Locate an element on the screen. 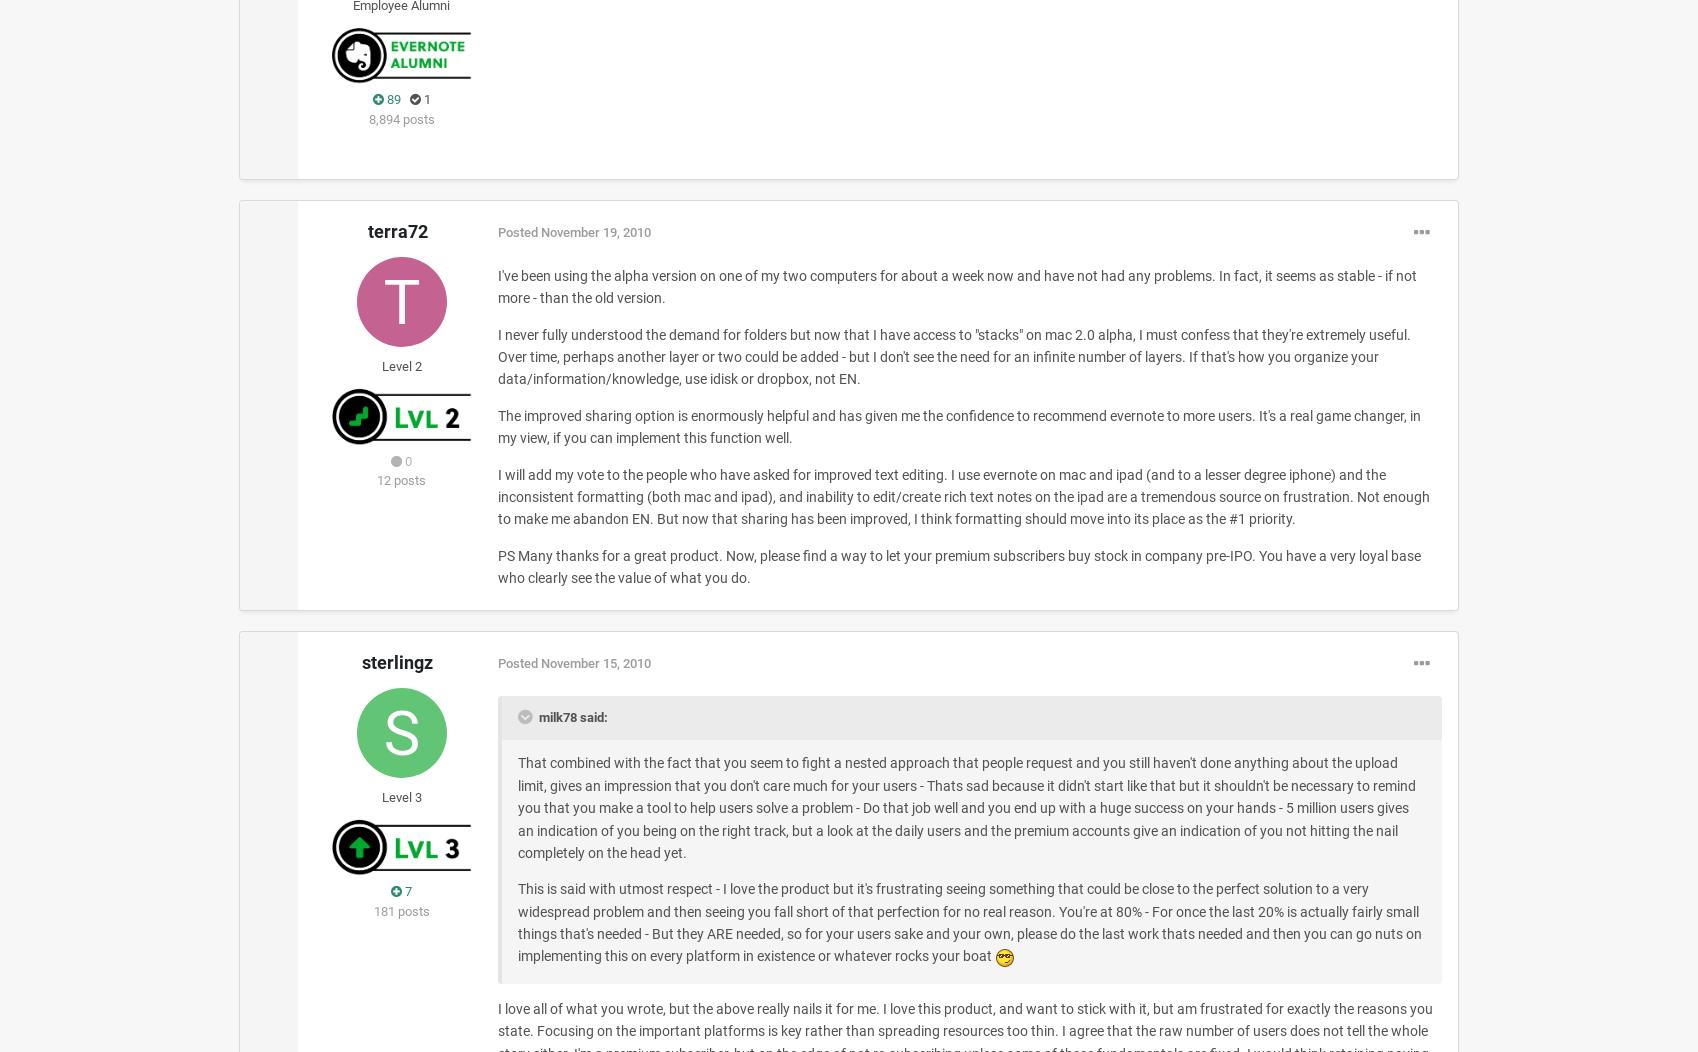 This screenshot has width=1698, height=1052. 'November 15, 2010' is located at coordinates (594, 661).